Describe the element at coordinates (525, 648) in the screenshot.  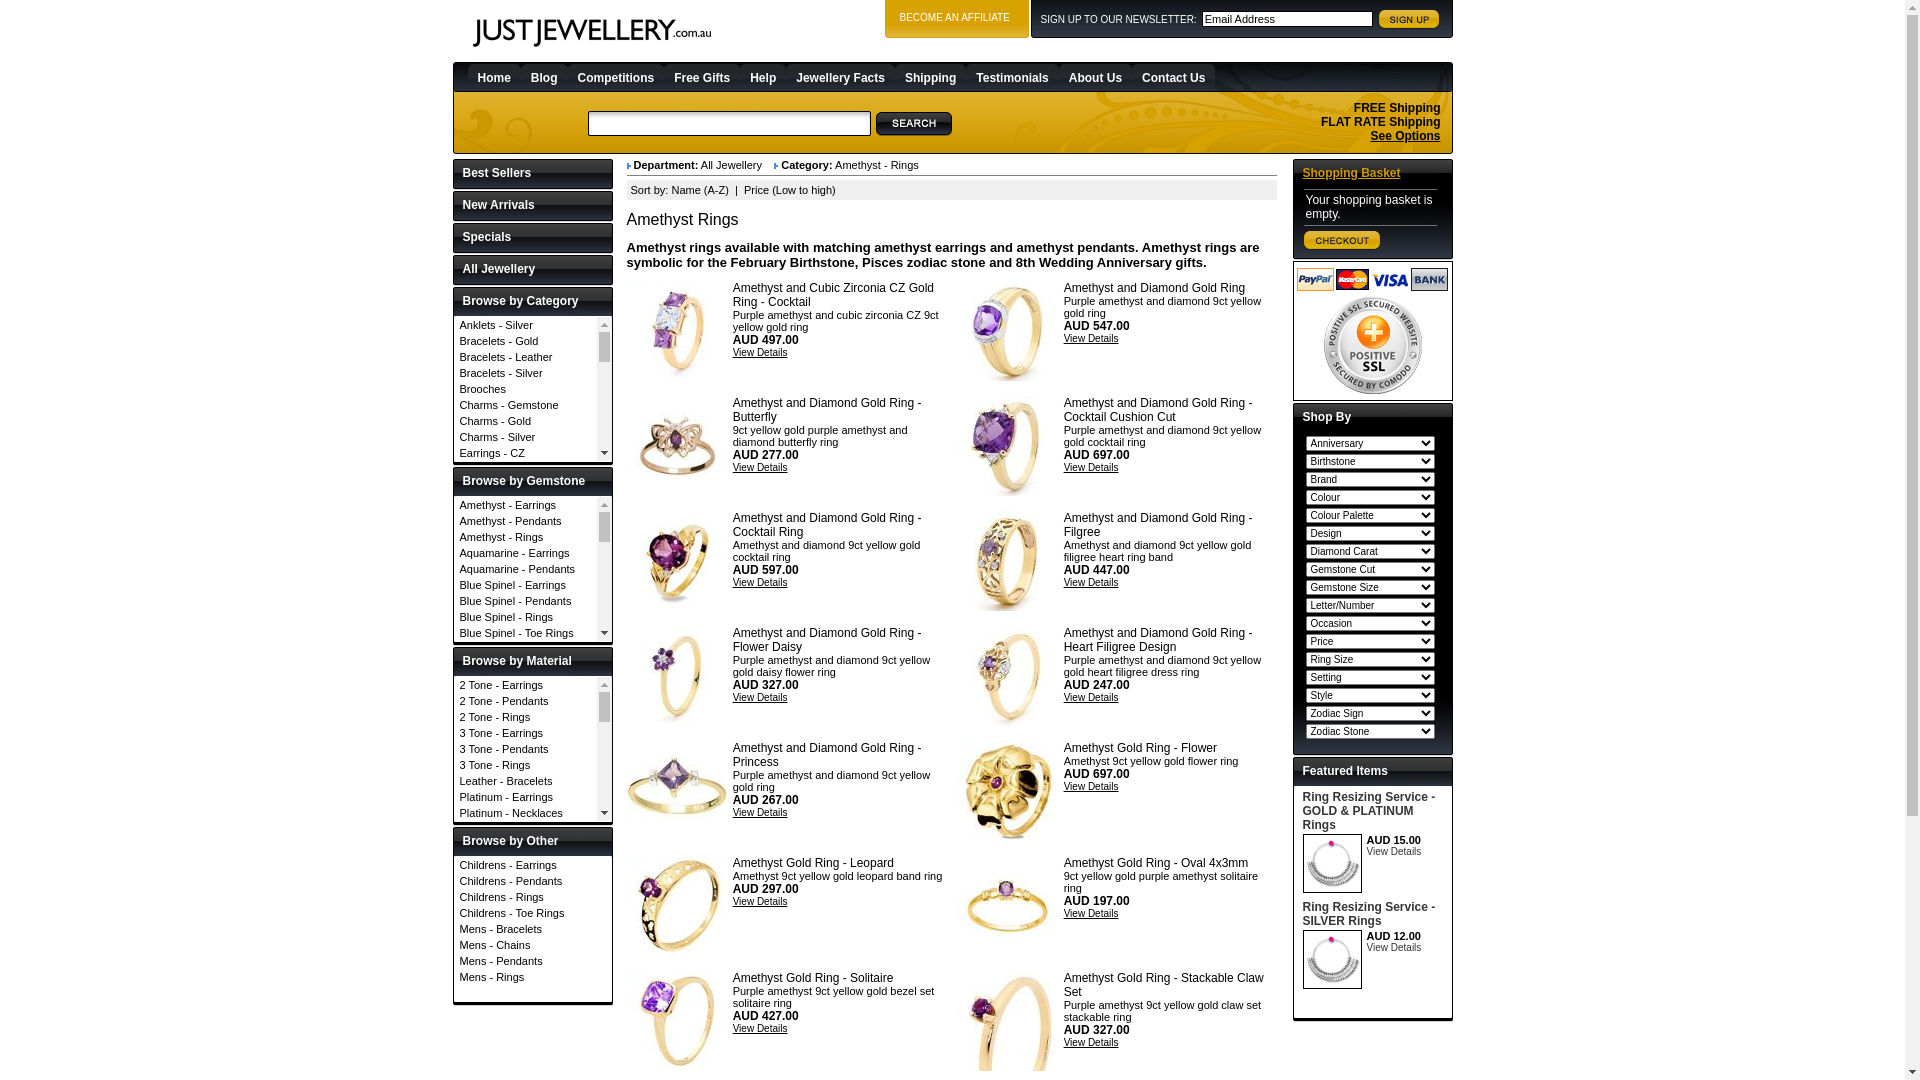
I see `'Blue Topaz - Earrings'` at that location.